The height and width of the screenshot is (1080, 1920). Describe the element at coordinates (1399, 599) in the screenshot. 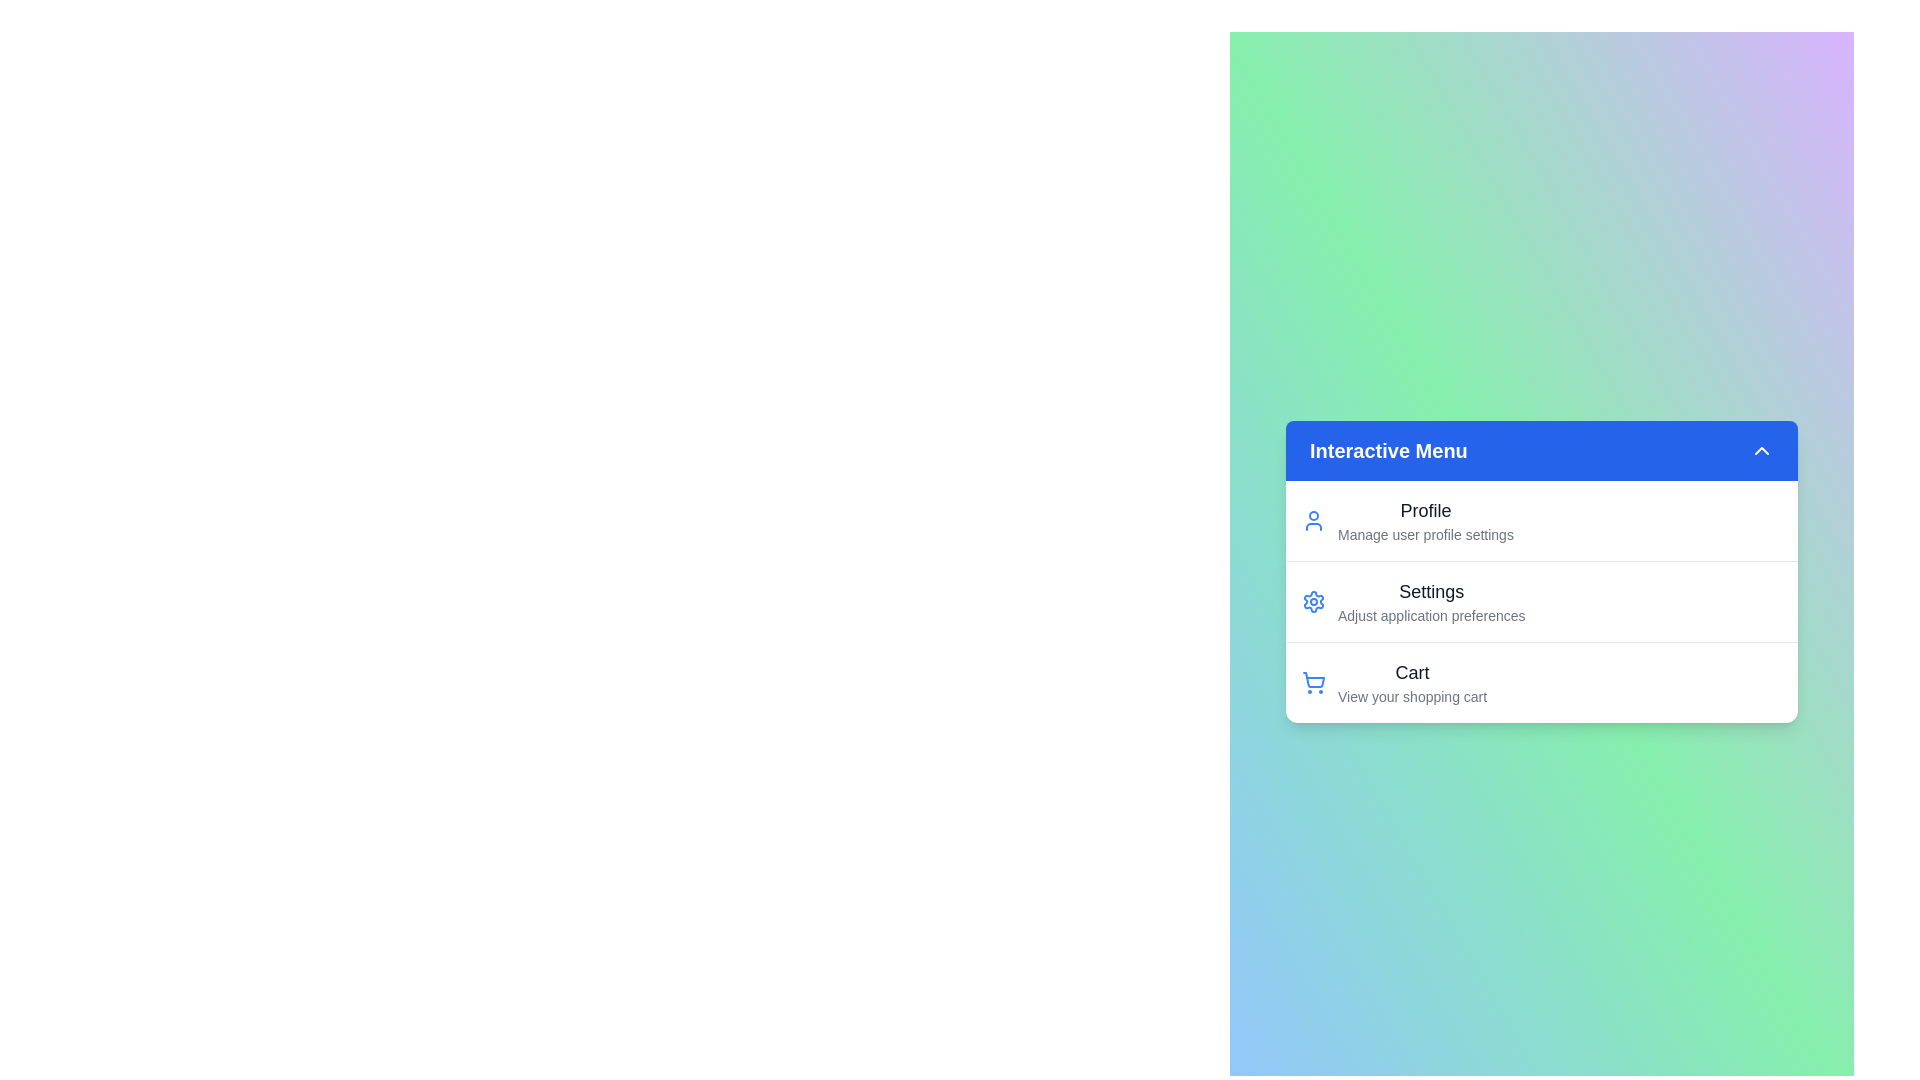

I see `the menu item Settings to highlight it` at that location.